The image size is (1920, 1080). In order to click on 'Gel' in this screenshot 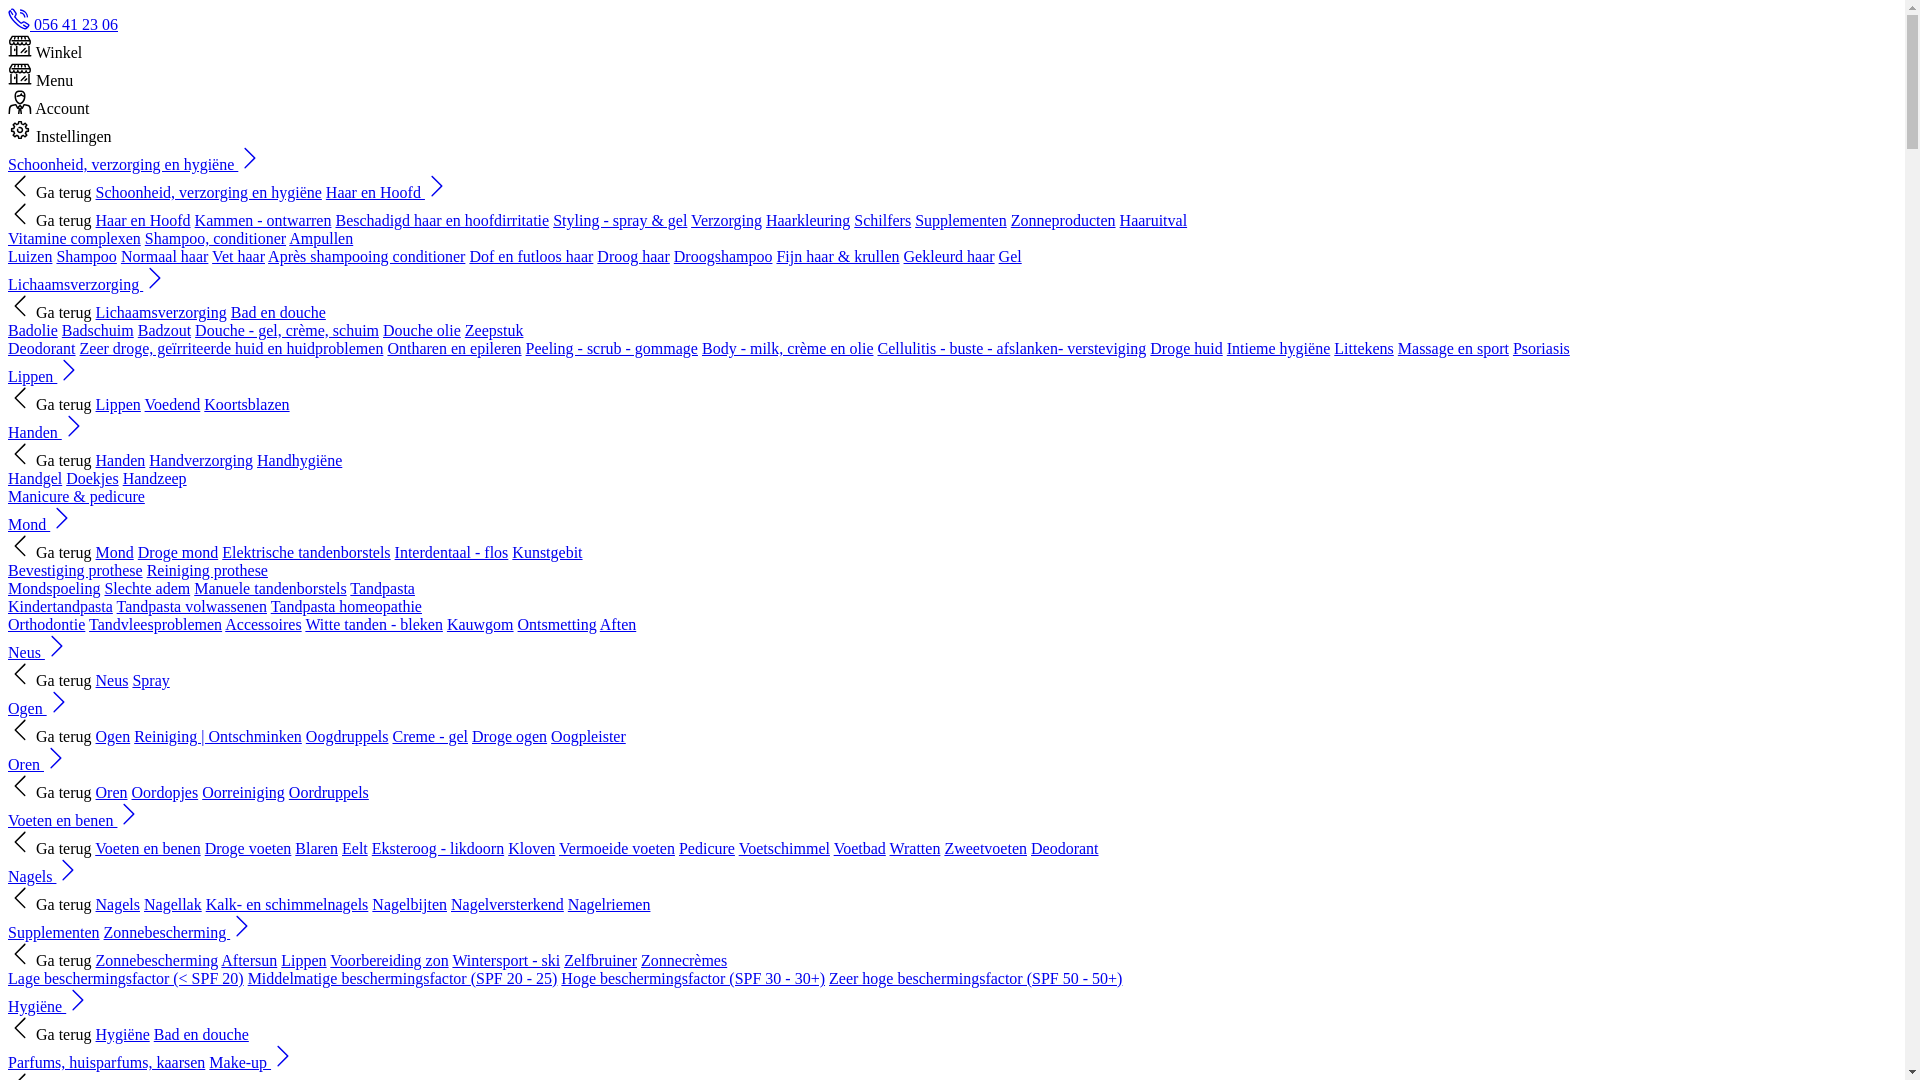, I will do `click(998, 255)`.